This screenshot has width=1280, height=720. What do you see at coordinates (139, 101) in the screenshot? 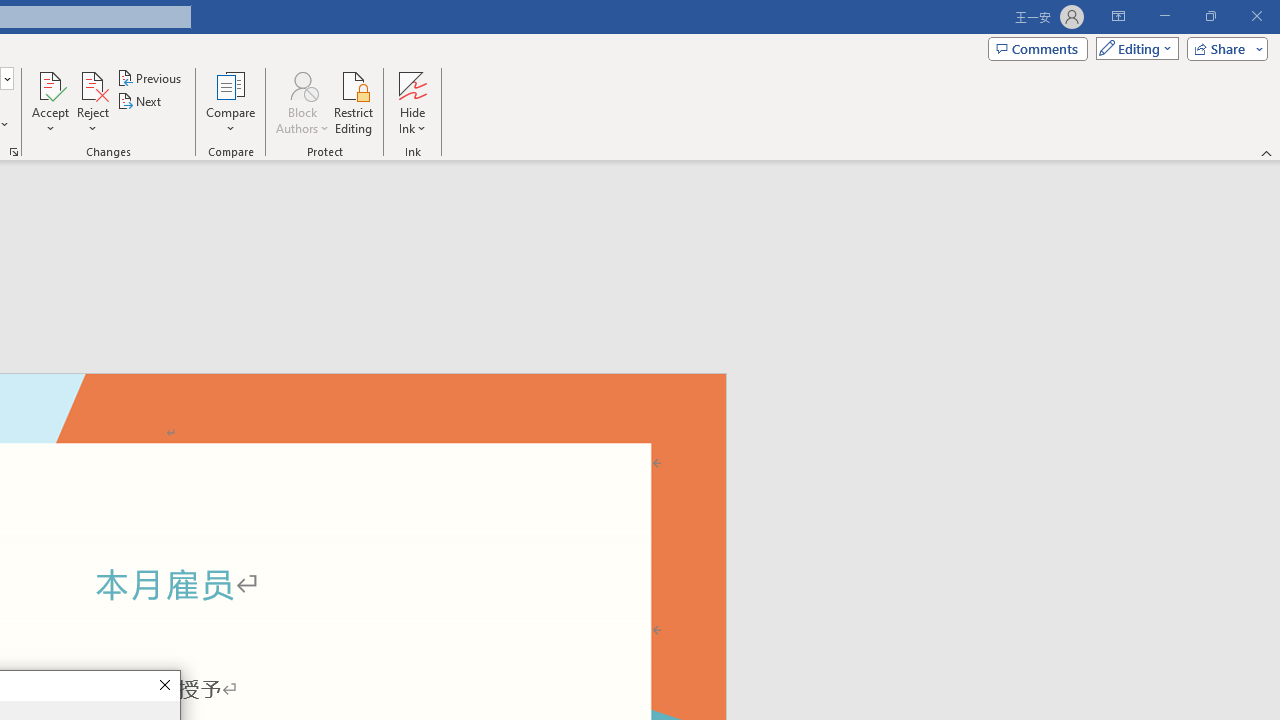
I see `'Next'` at bounding box center [139, 101].